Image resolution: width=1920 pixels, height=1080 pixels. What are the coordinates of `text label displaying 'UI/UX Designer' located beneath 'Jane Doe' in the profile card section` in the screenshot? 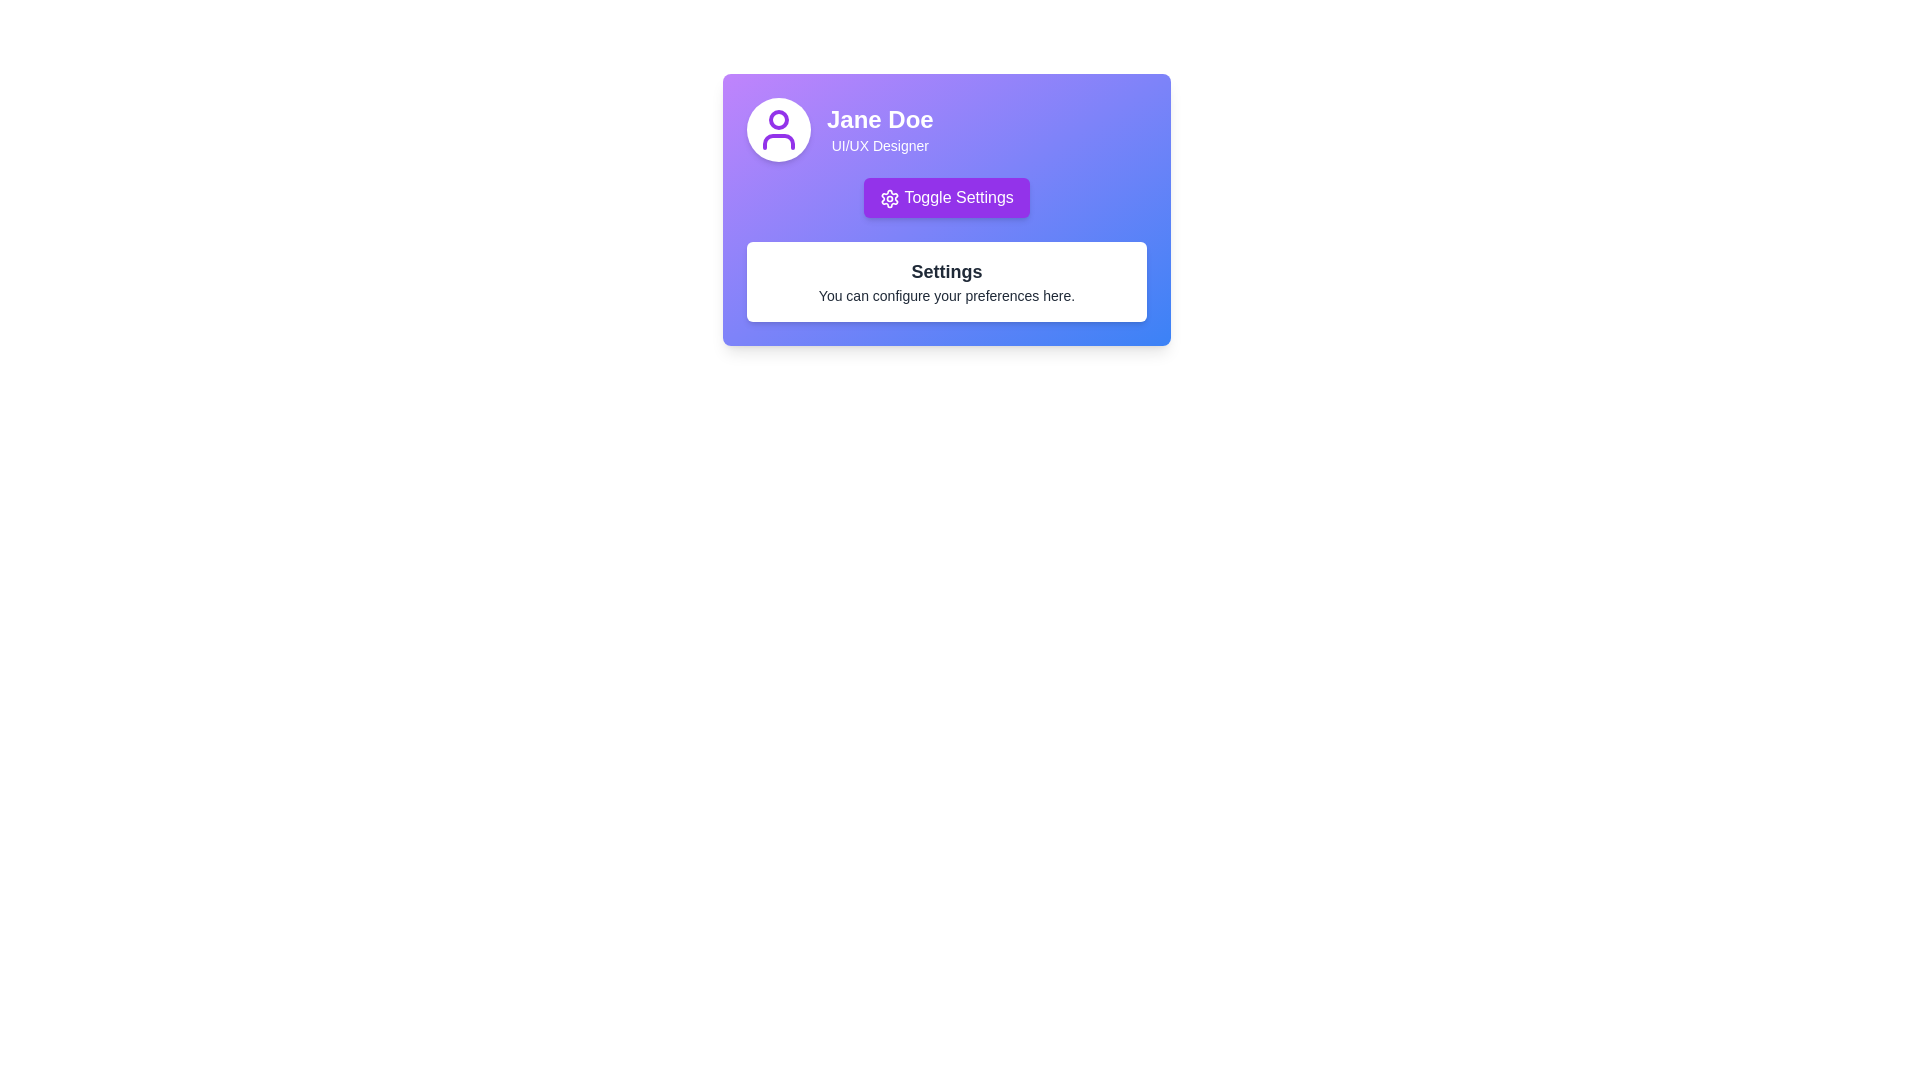 It's located at (880, 145).